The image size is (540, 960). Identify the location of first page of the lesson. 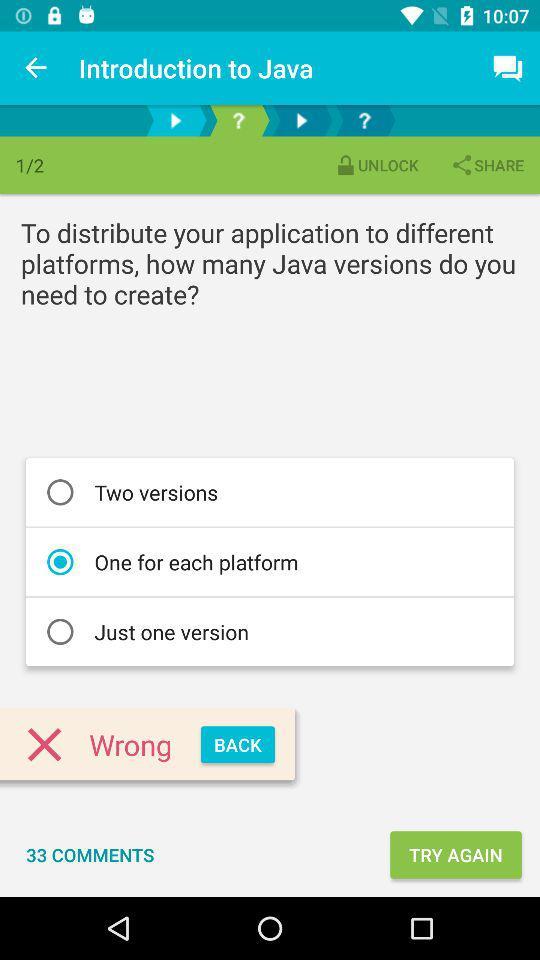
(175, 120).